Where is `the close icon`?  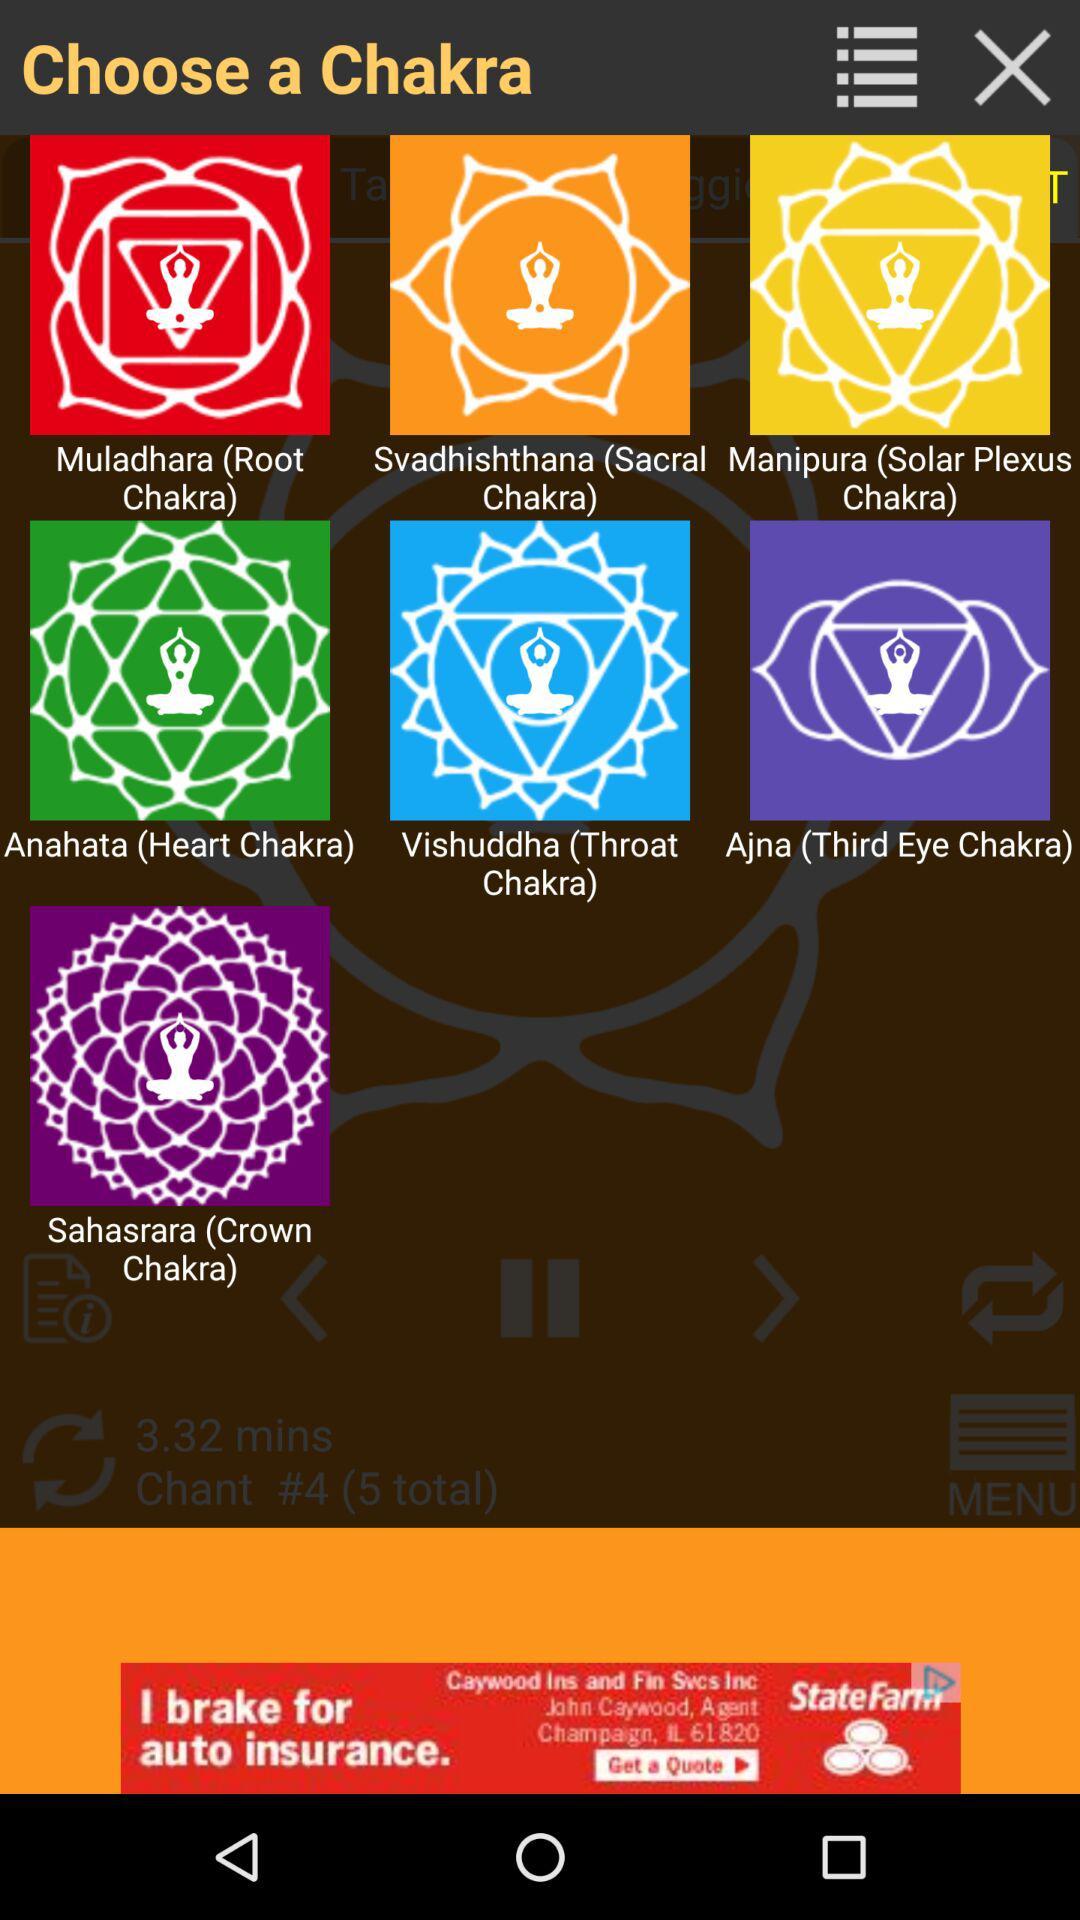 the close icon is located at coordinates (1012, 72).